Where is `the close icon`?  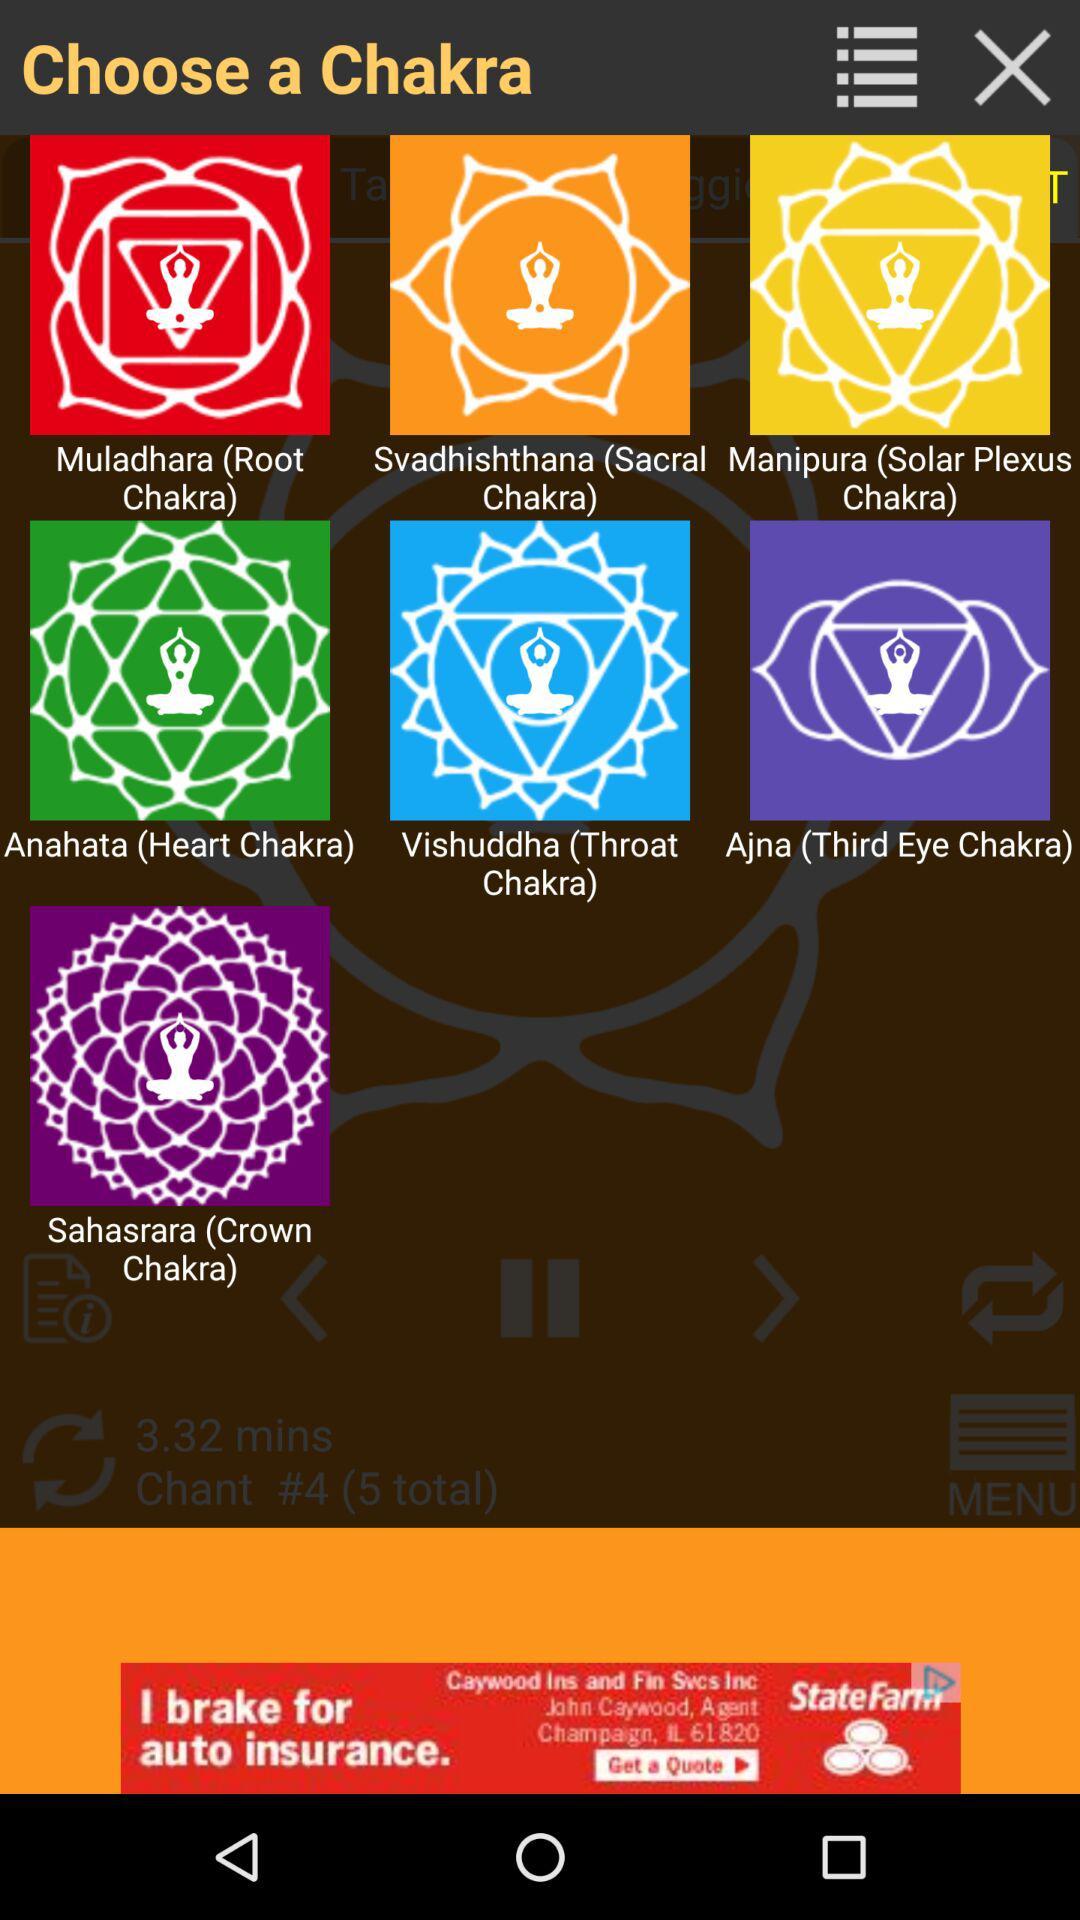 the close icon is located at coordinates (1012, 72).